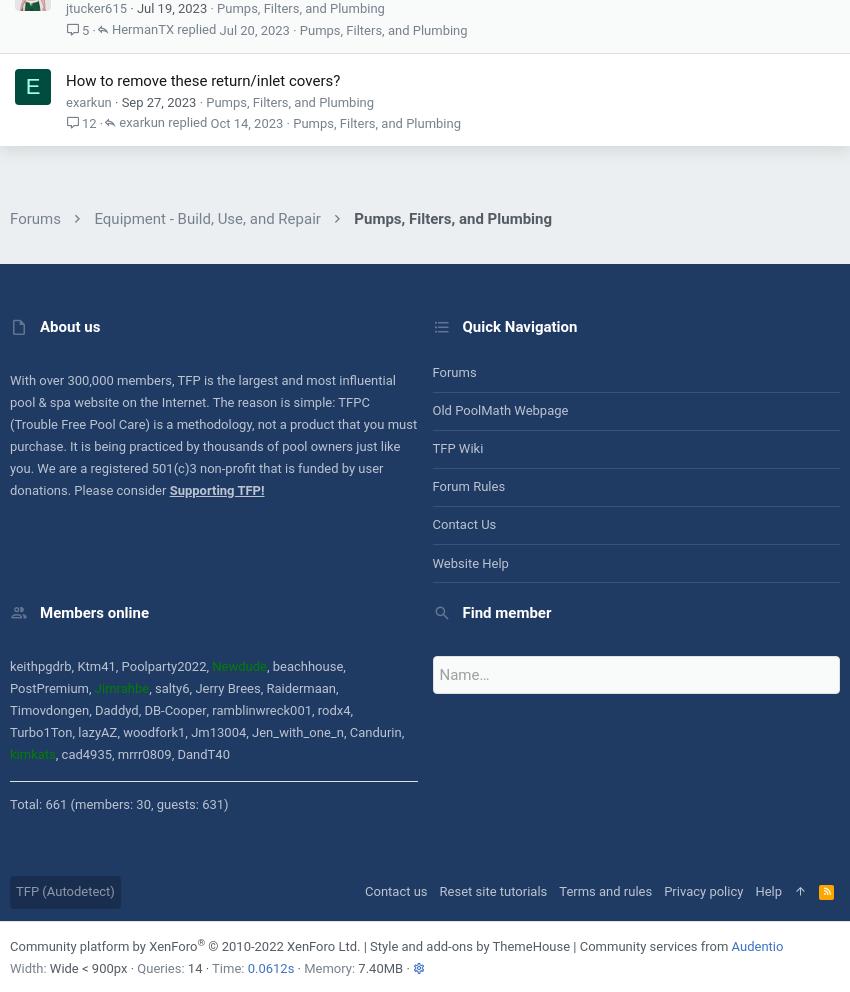 The width and height of the screenshot is (850, 992). Describe the element at coordinates (253, 28) in the screenshot. I see `'Jul 20, 2023'` at that location.